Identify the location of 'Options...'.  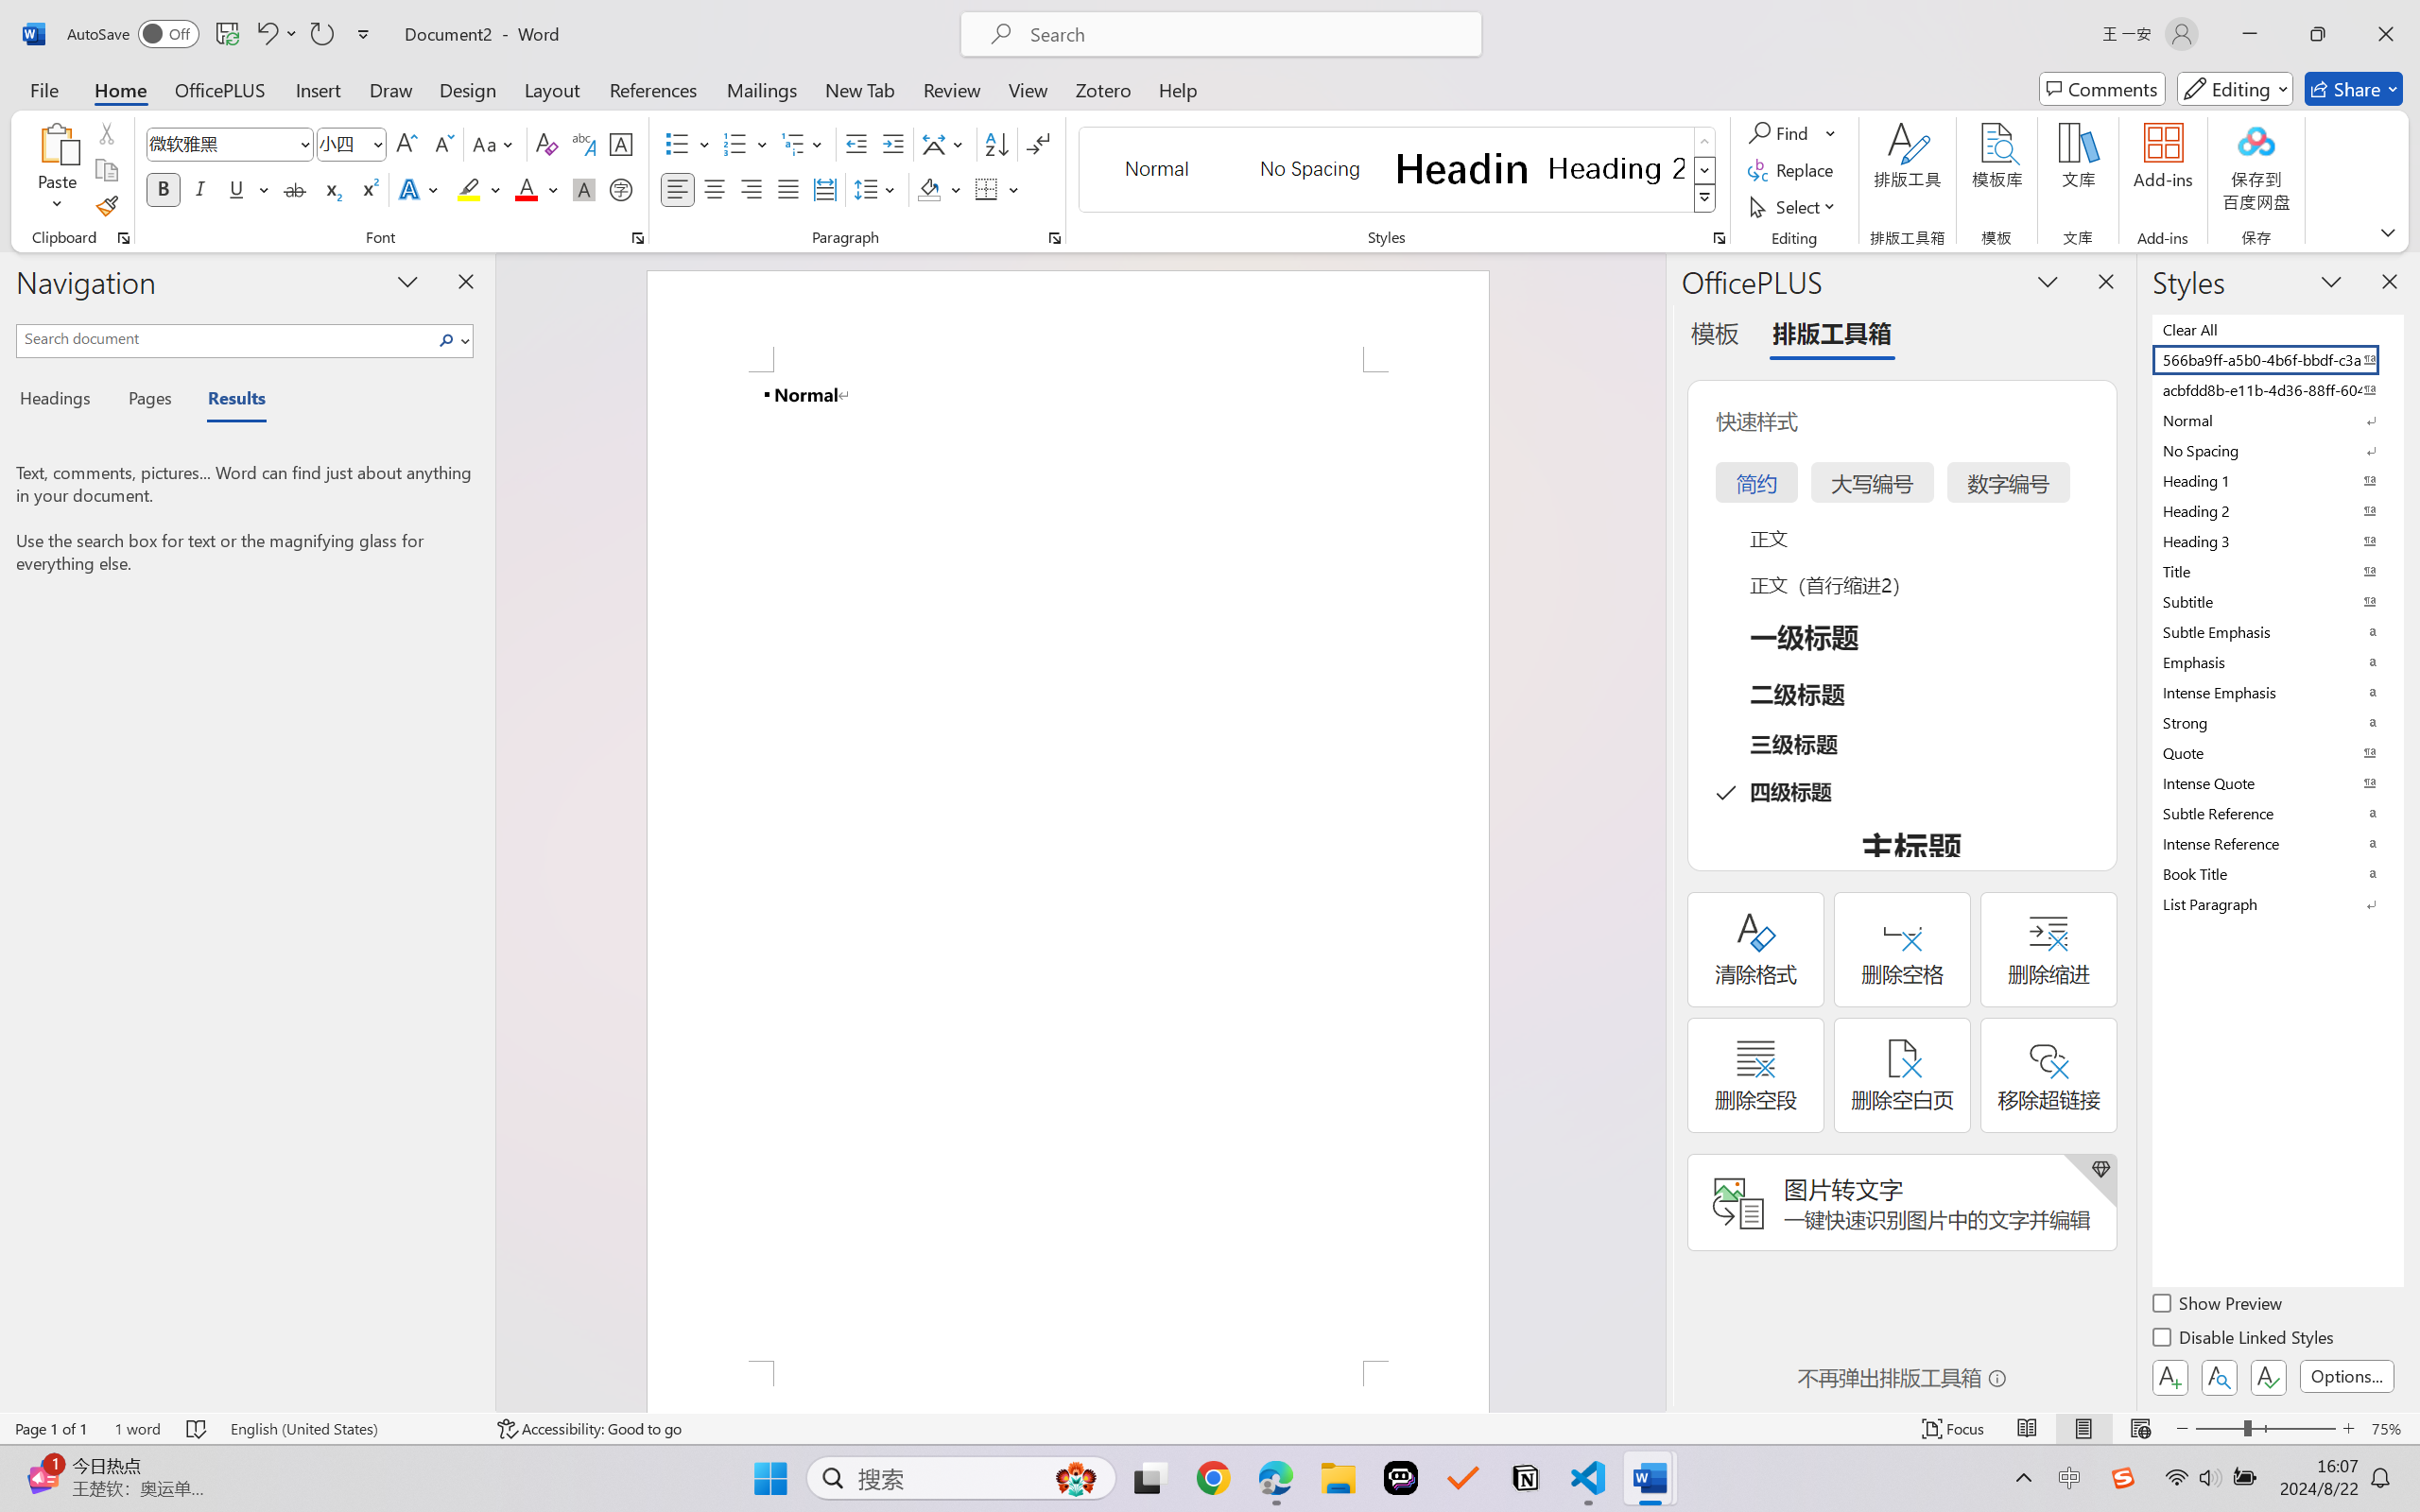
(2344, 1375).